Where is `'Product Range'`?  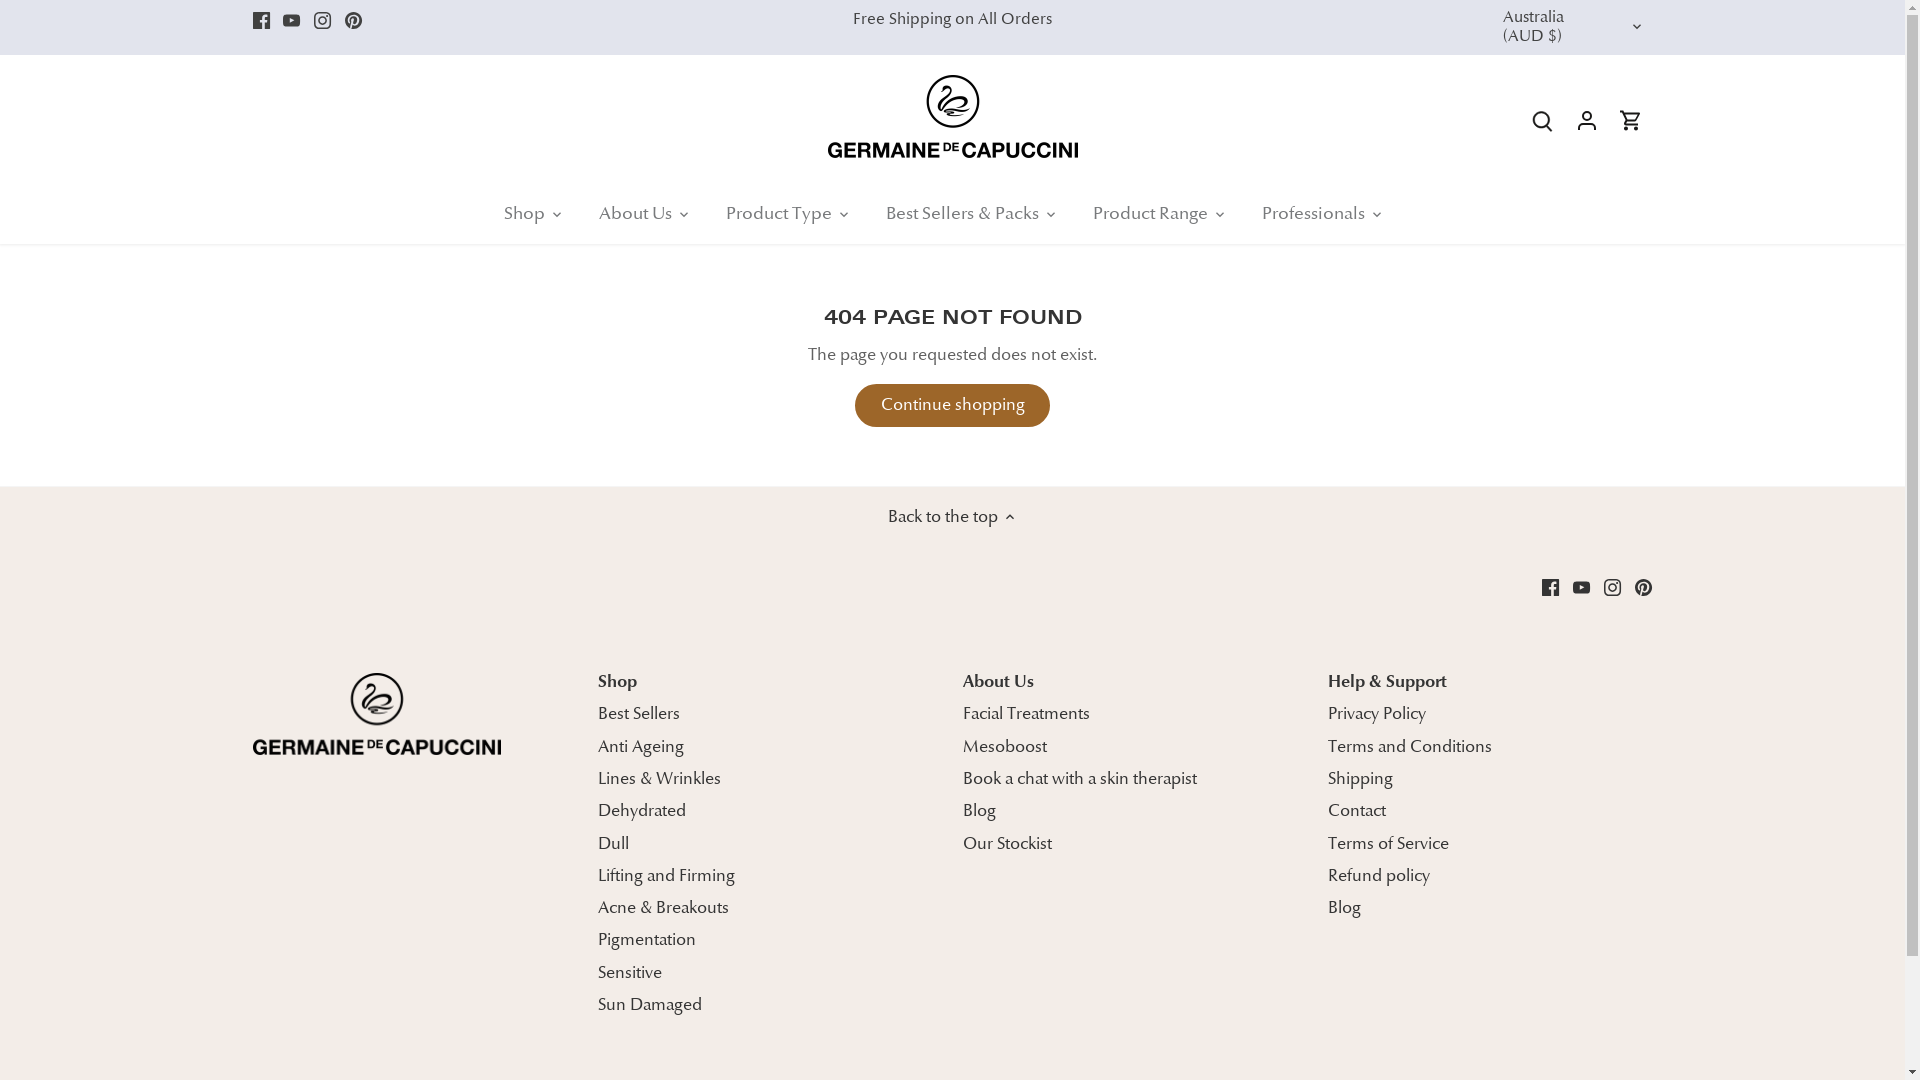 'Product Range' is located at coordinates (1074, 214).